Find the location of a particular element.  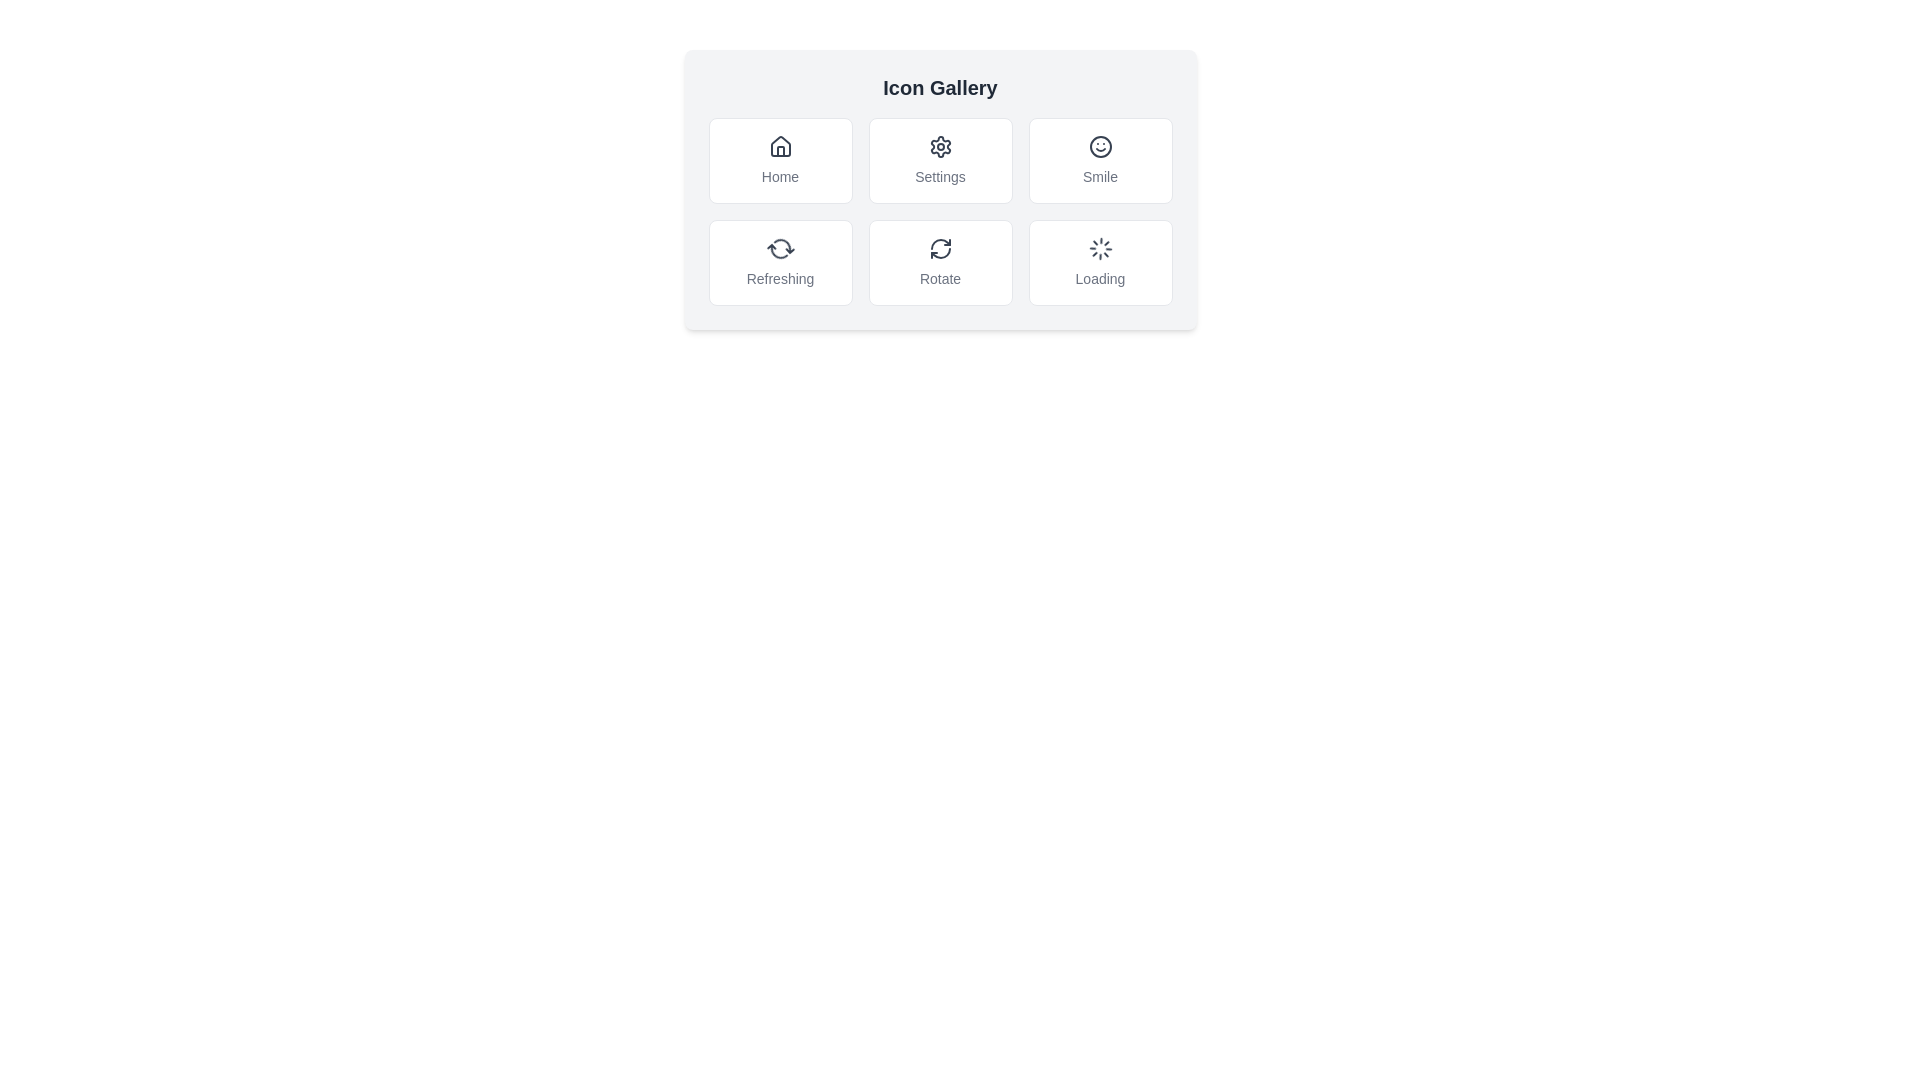

the 'Home' icon located in the upper-left corner of the grid layout under the 'Icon Gallery' heading is located at coordinates (779, 145).